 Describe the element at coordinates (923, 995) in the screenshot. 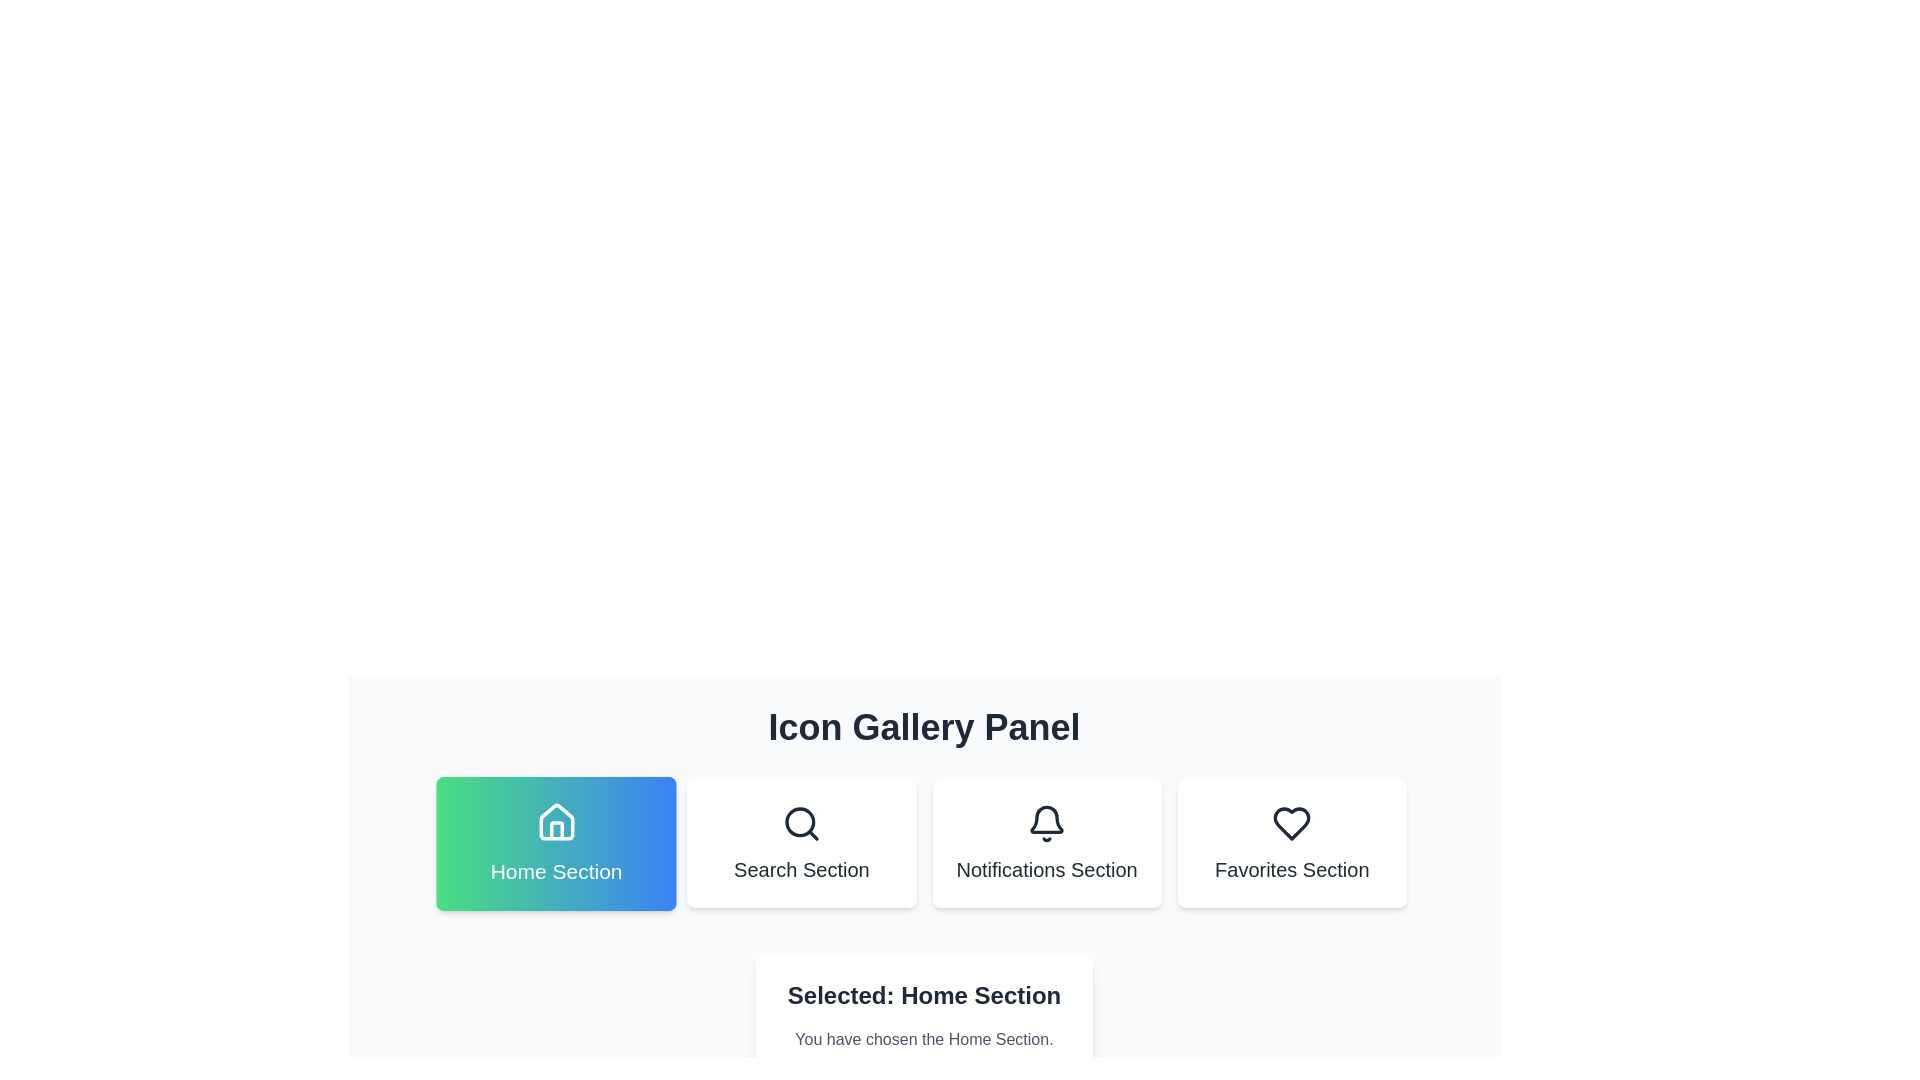

I see `the Static text header that displays 'Selected: Home Section', which is a bold and large label in dark gray on a white background` at that location.